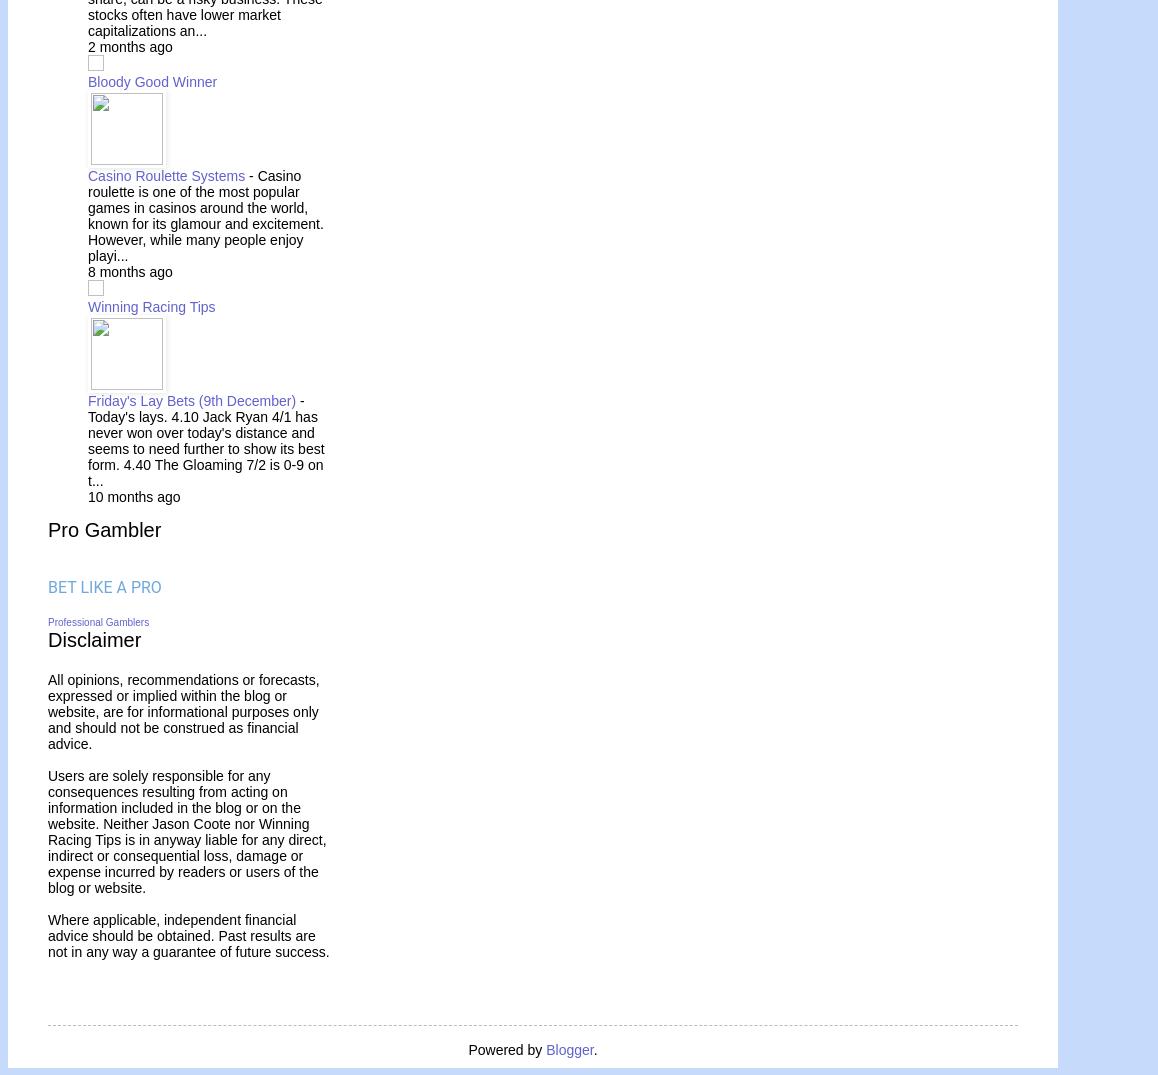 The height and width of the screenshot is (1075, 1158). What do you see at coordinates (129, 271) in the screenshot?
I see `'8 months ago'` at bounding box center [129, 271].